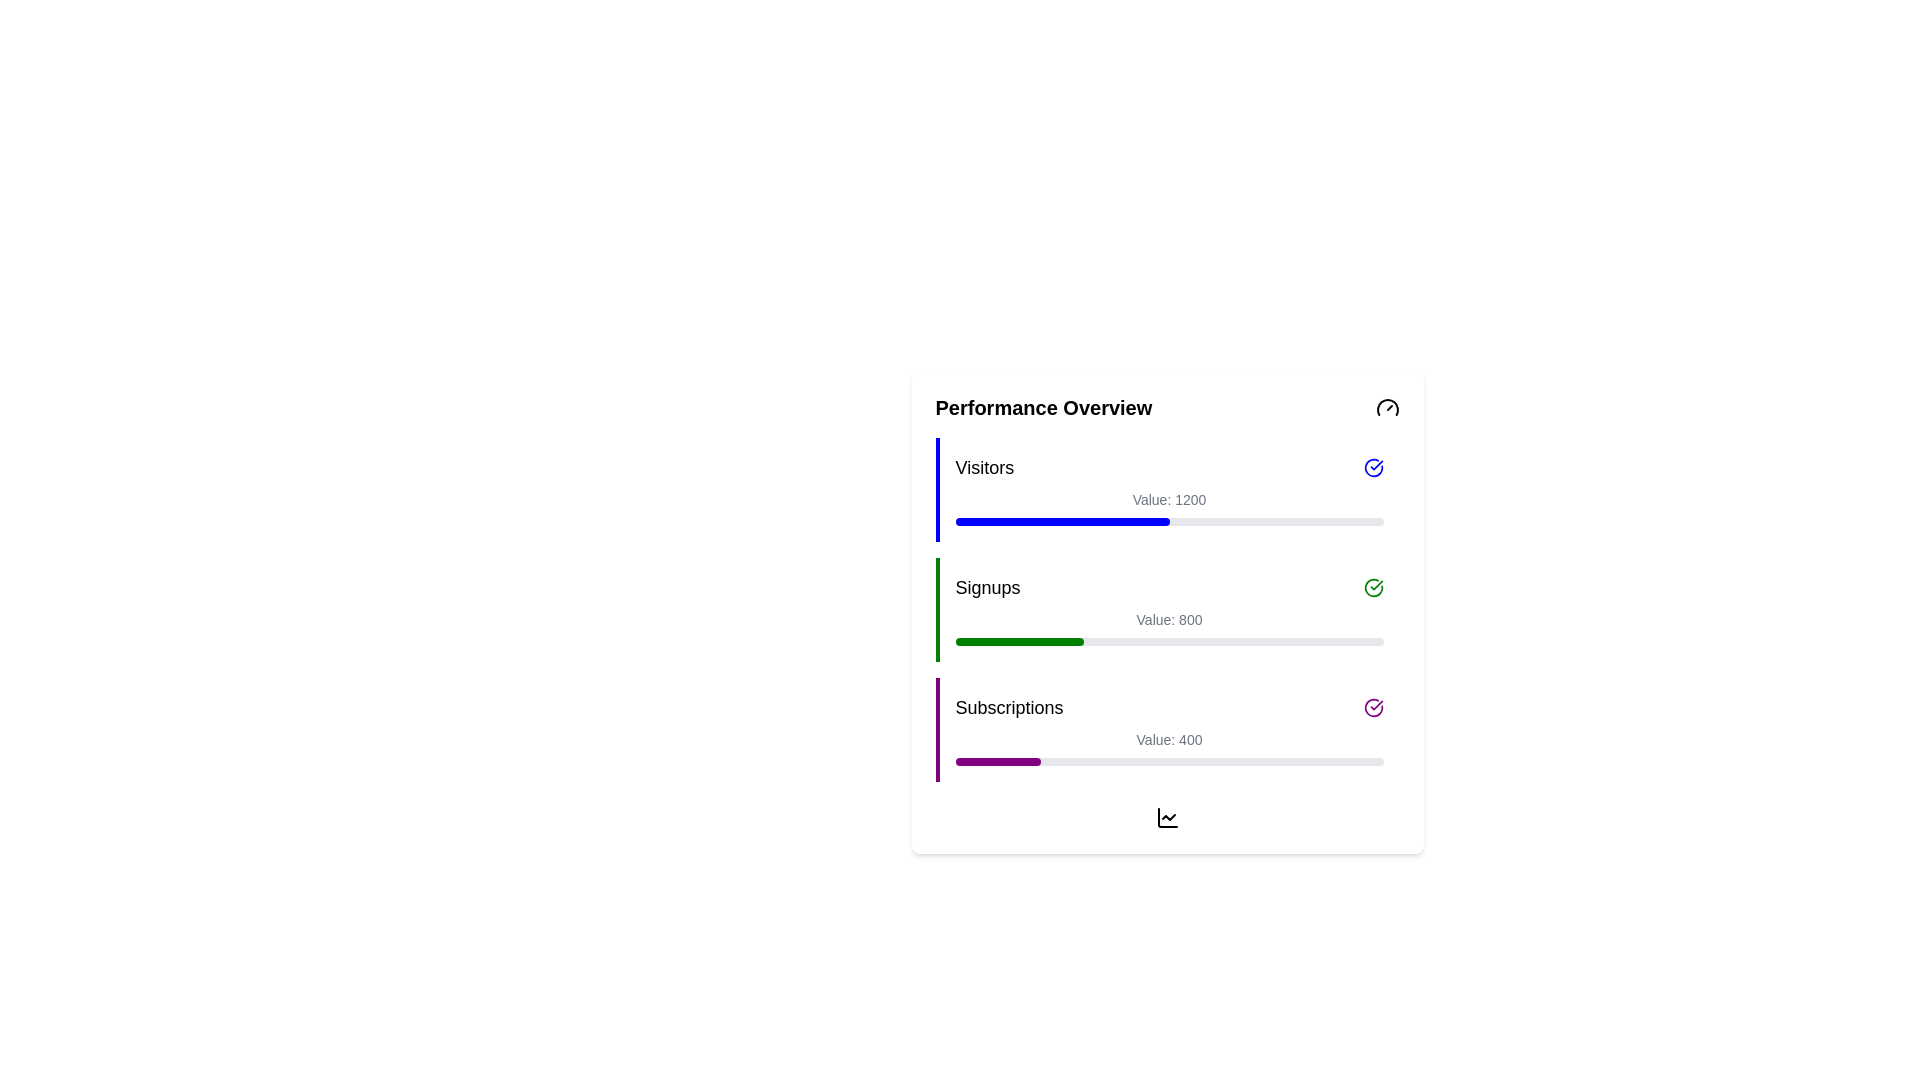 Image resolution: width=1920 pixels, height=1080 pixels. I want to click on the Decorative SVG graphical element, which is part of a chart icon located at the bottom edge of a white panel displaying performance overview statistics, so click(1167, 817).